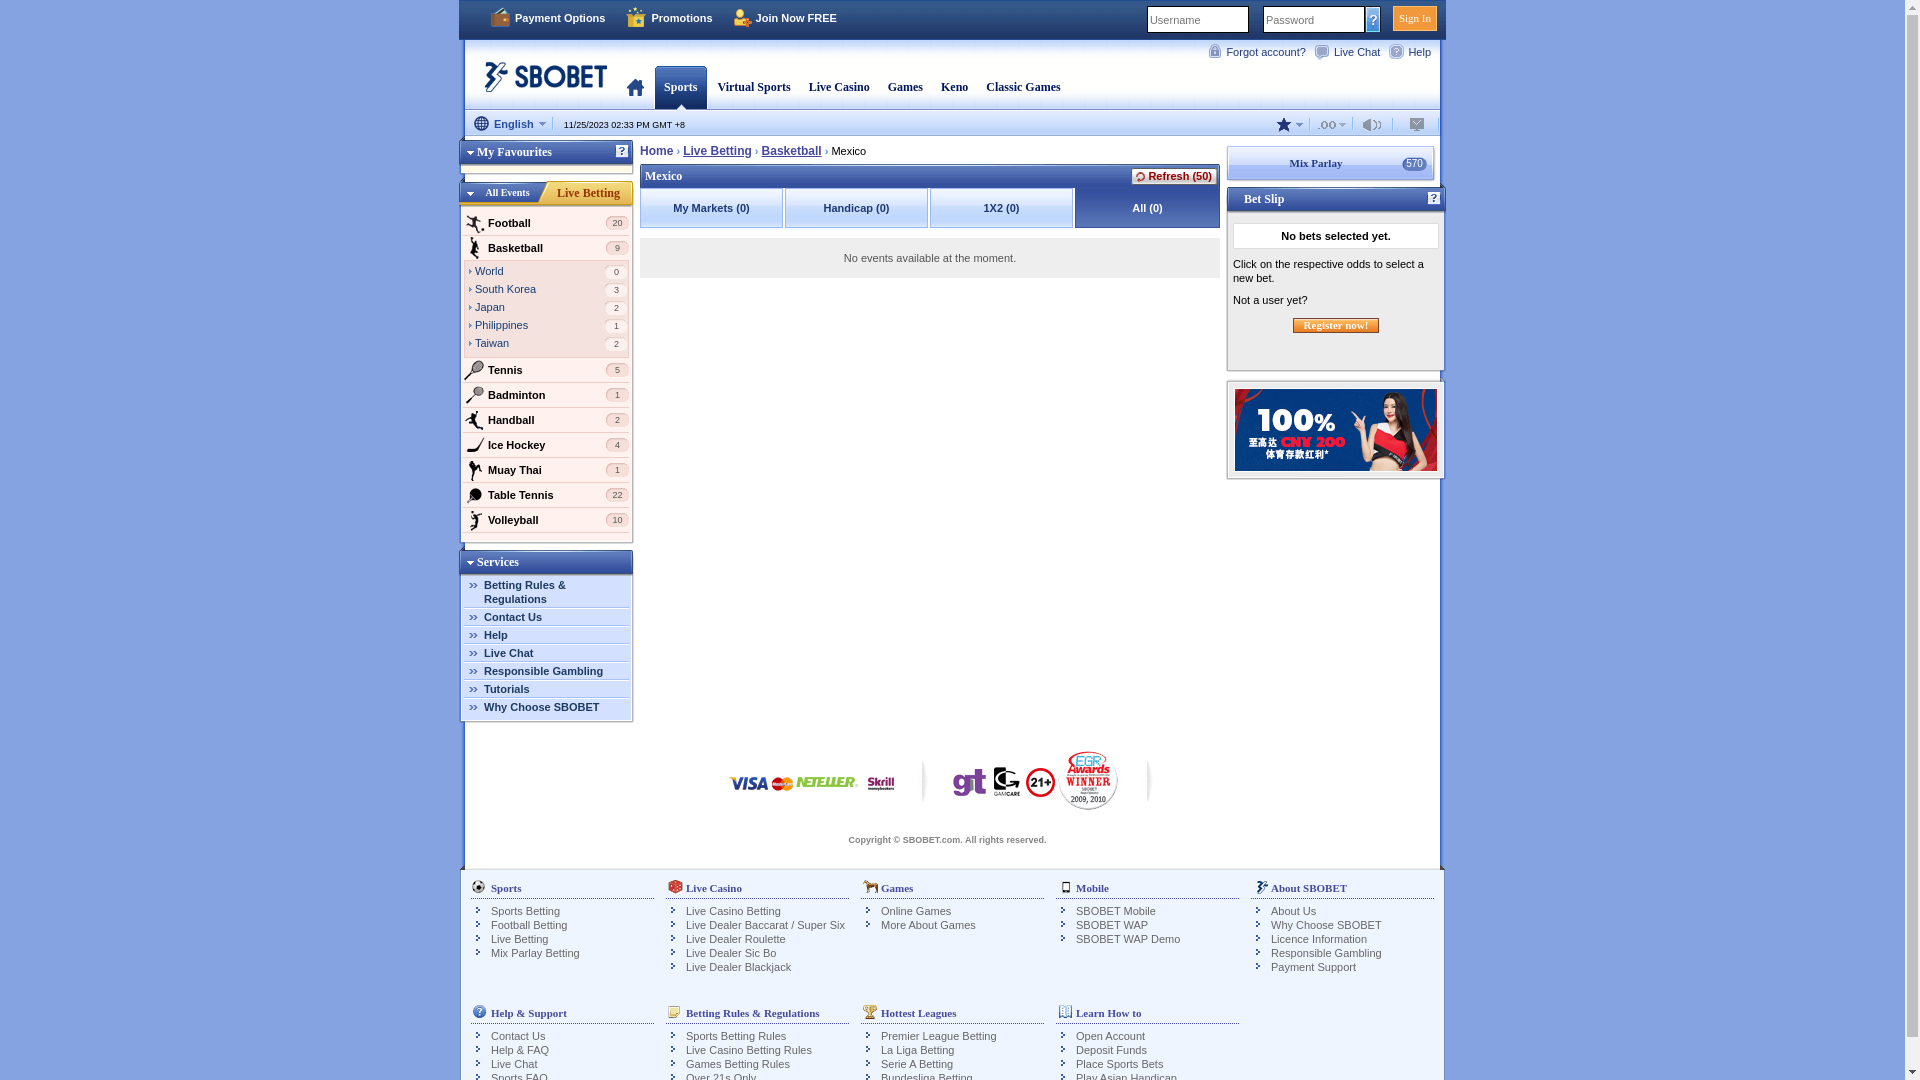 This screenshot has height=1080, width=1920. I want to click on 'My Favourites', so click(546, 154).